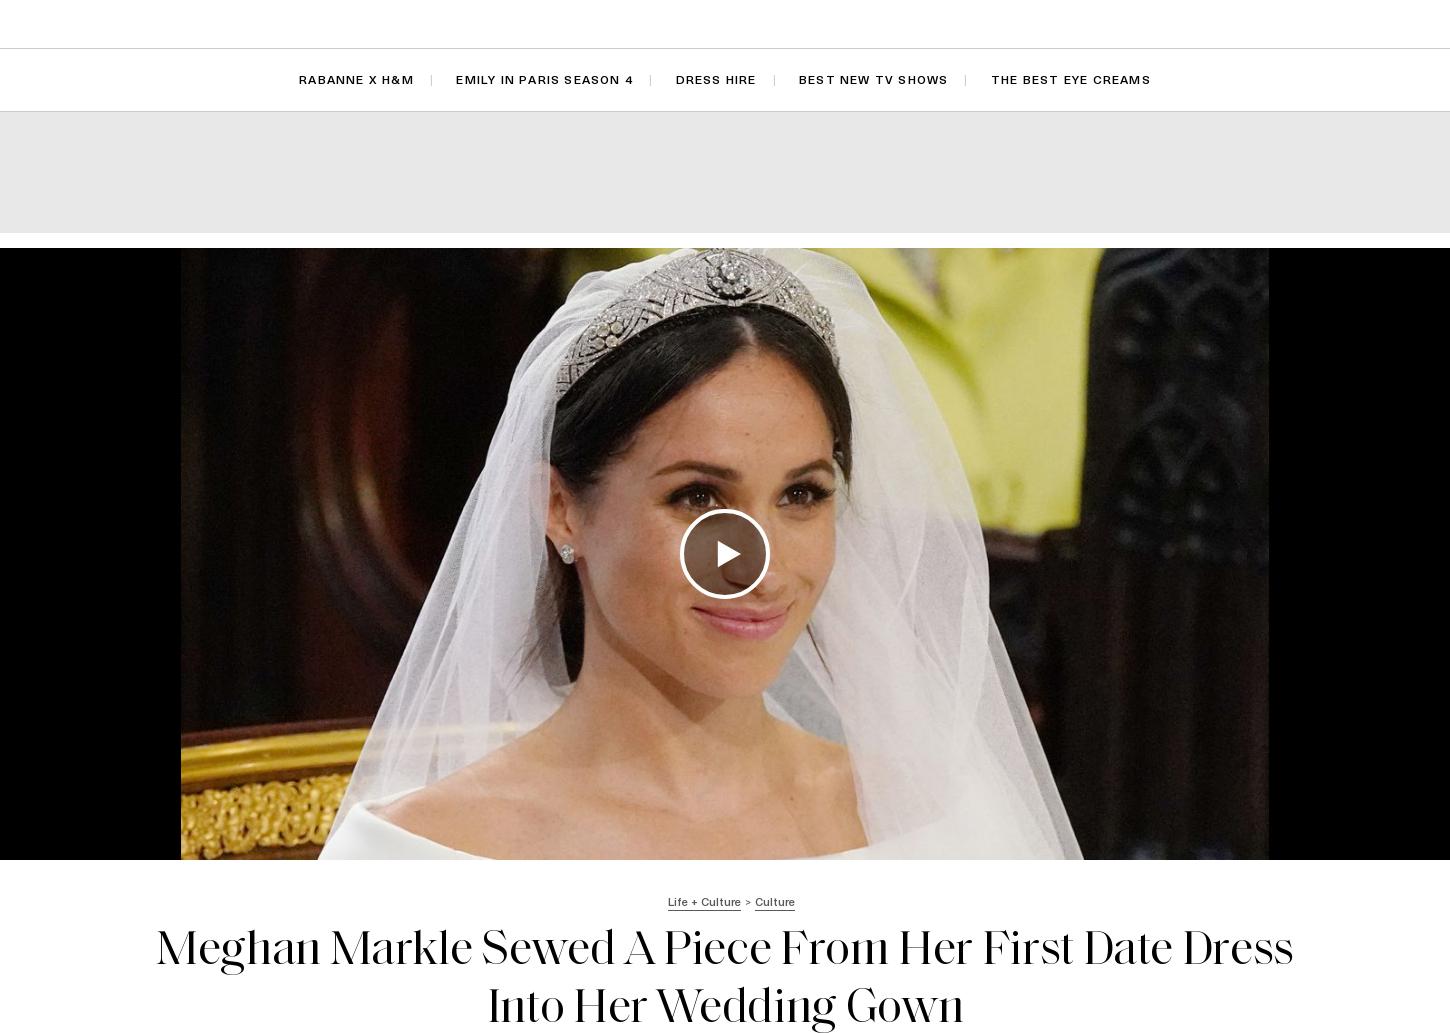  Describe the element at coordinates (758, 23) in the screenshot. I see `'ELLE Collective'` at that location.